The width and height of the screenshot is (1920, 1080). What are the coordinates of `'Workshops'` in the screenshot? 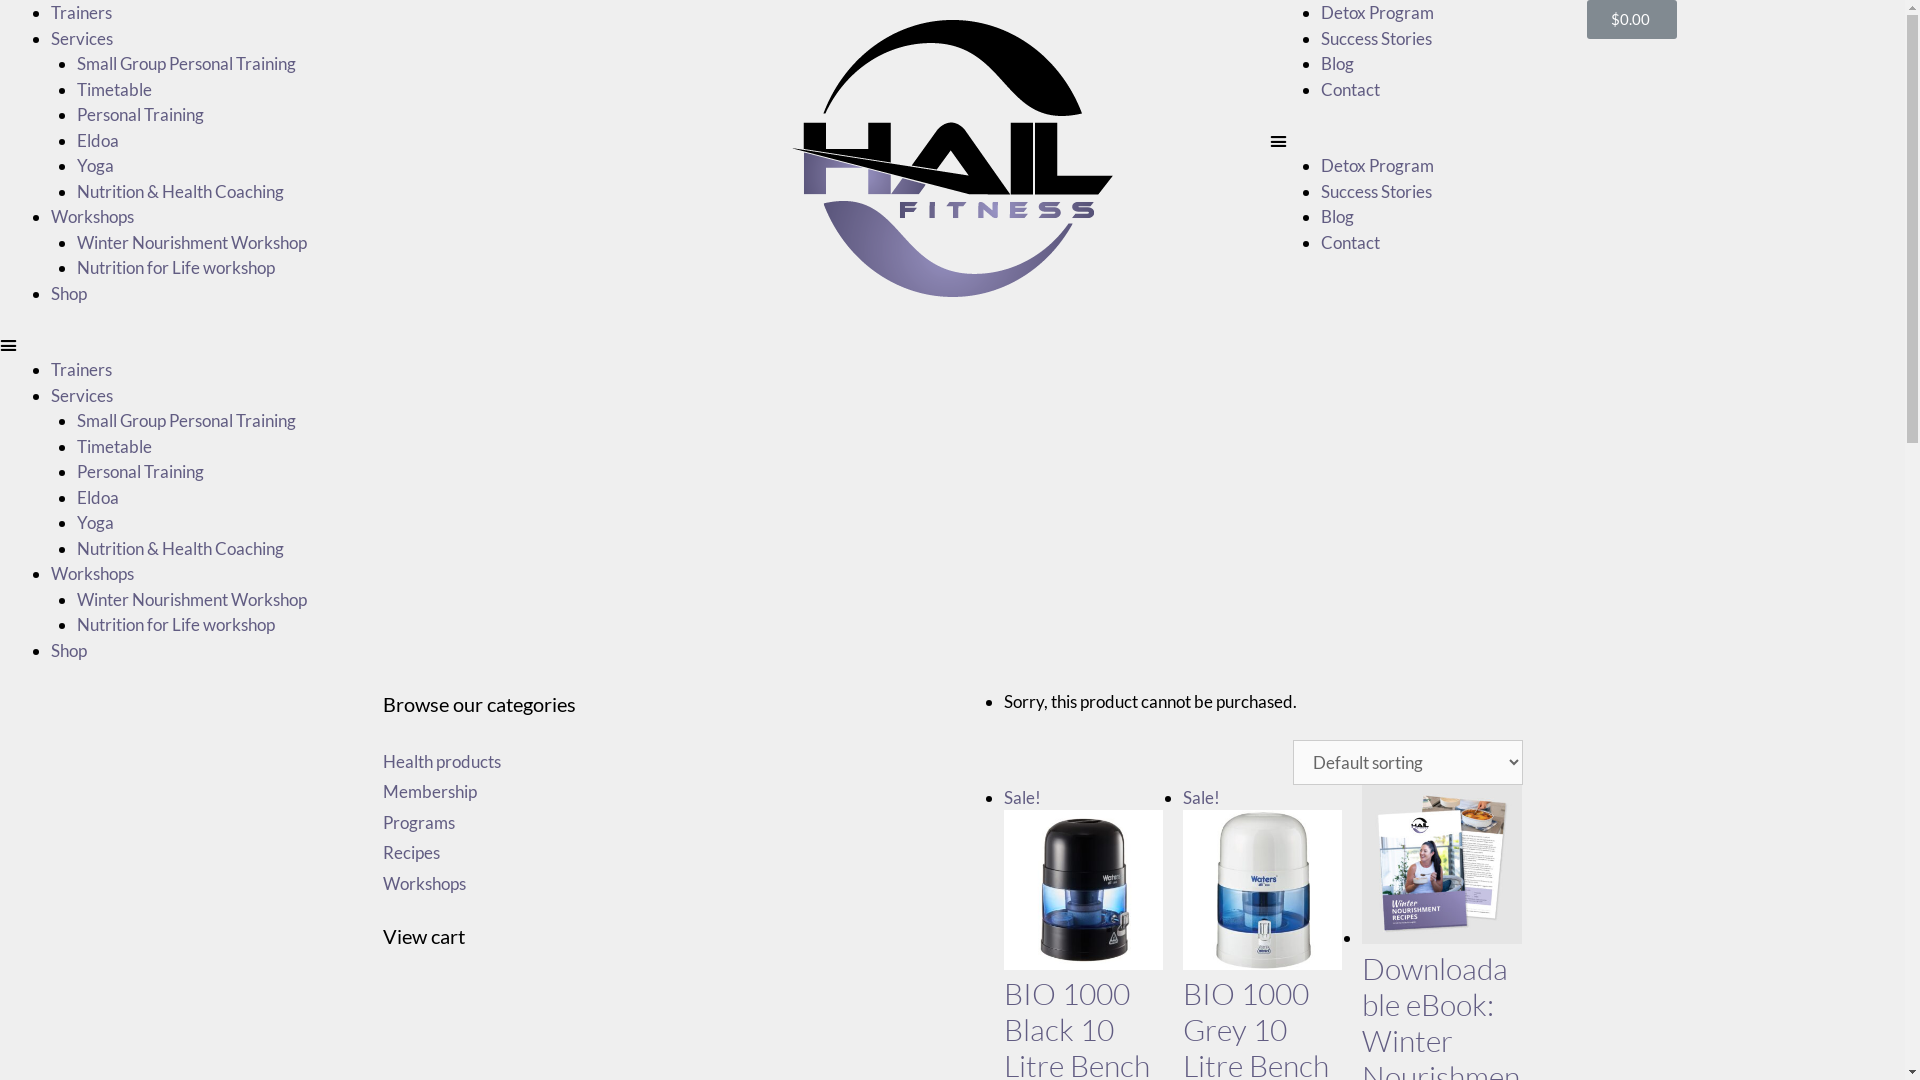 It's located at (422, 881).